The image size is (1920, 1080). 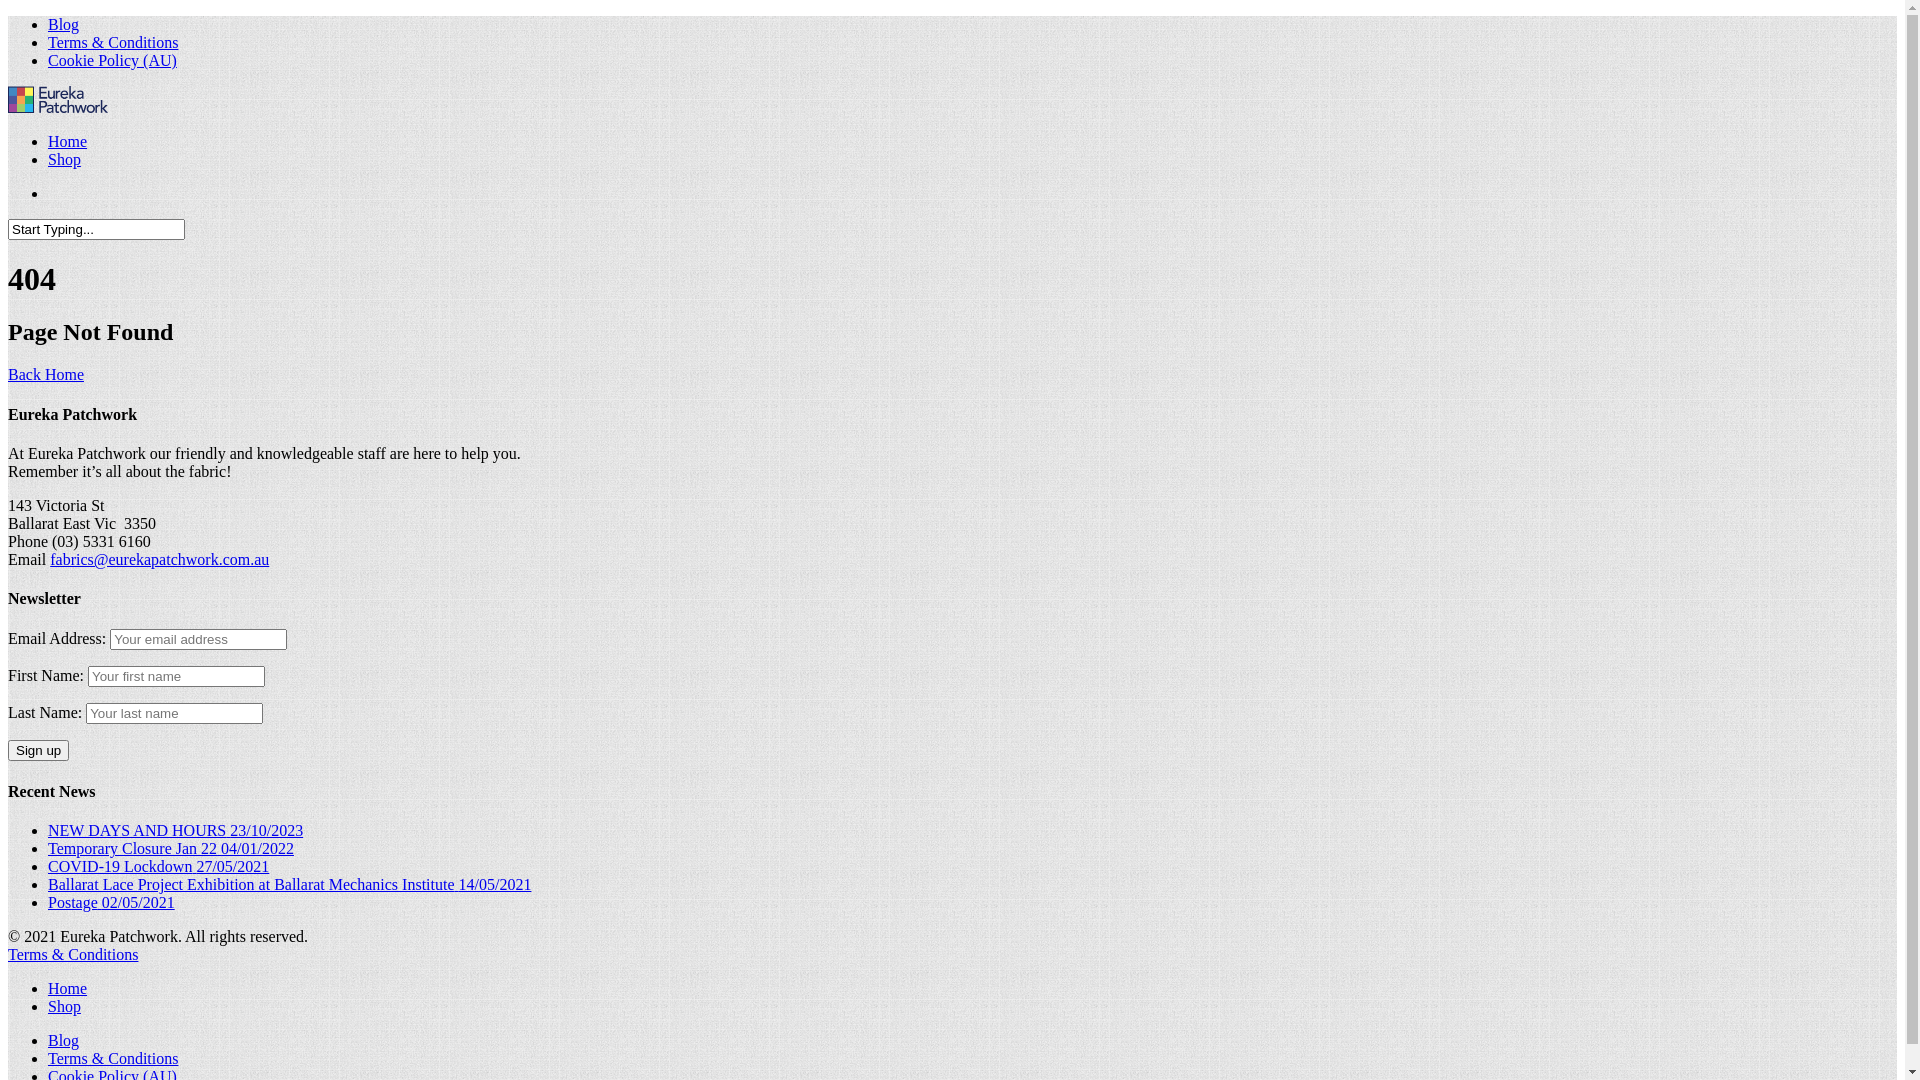 I want to click on 'Shop', so click(x=64, y=1006).